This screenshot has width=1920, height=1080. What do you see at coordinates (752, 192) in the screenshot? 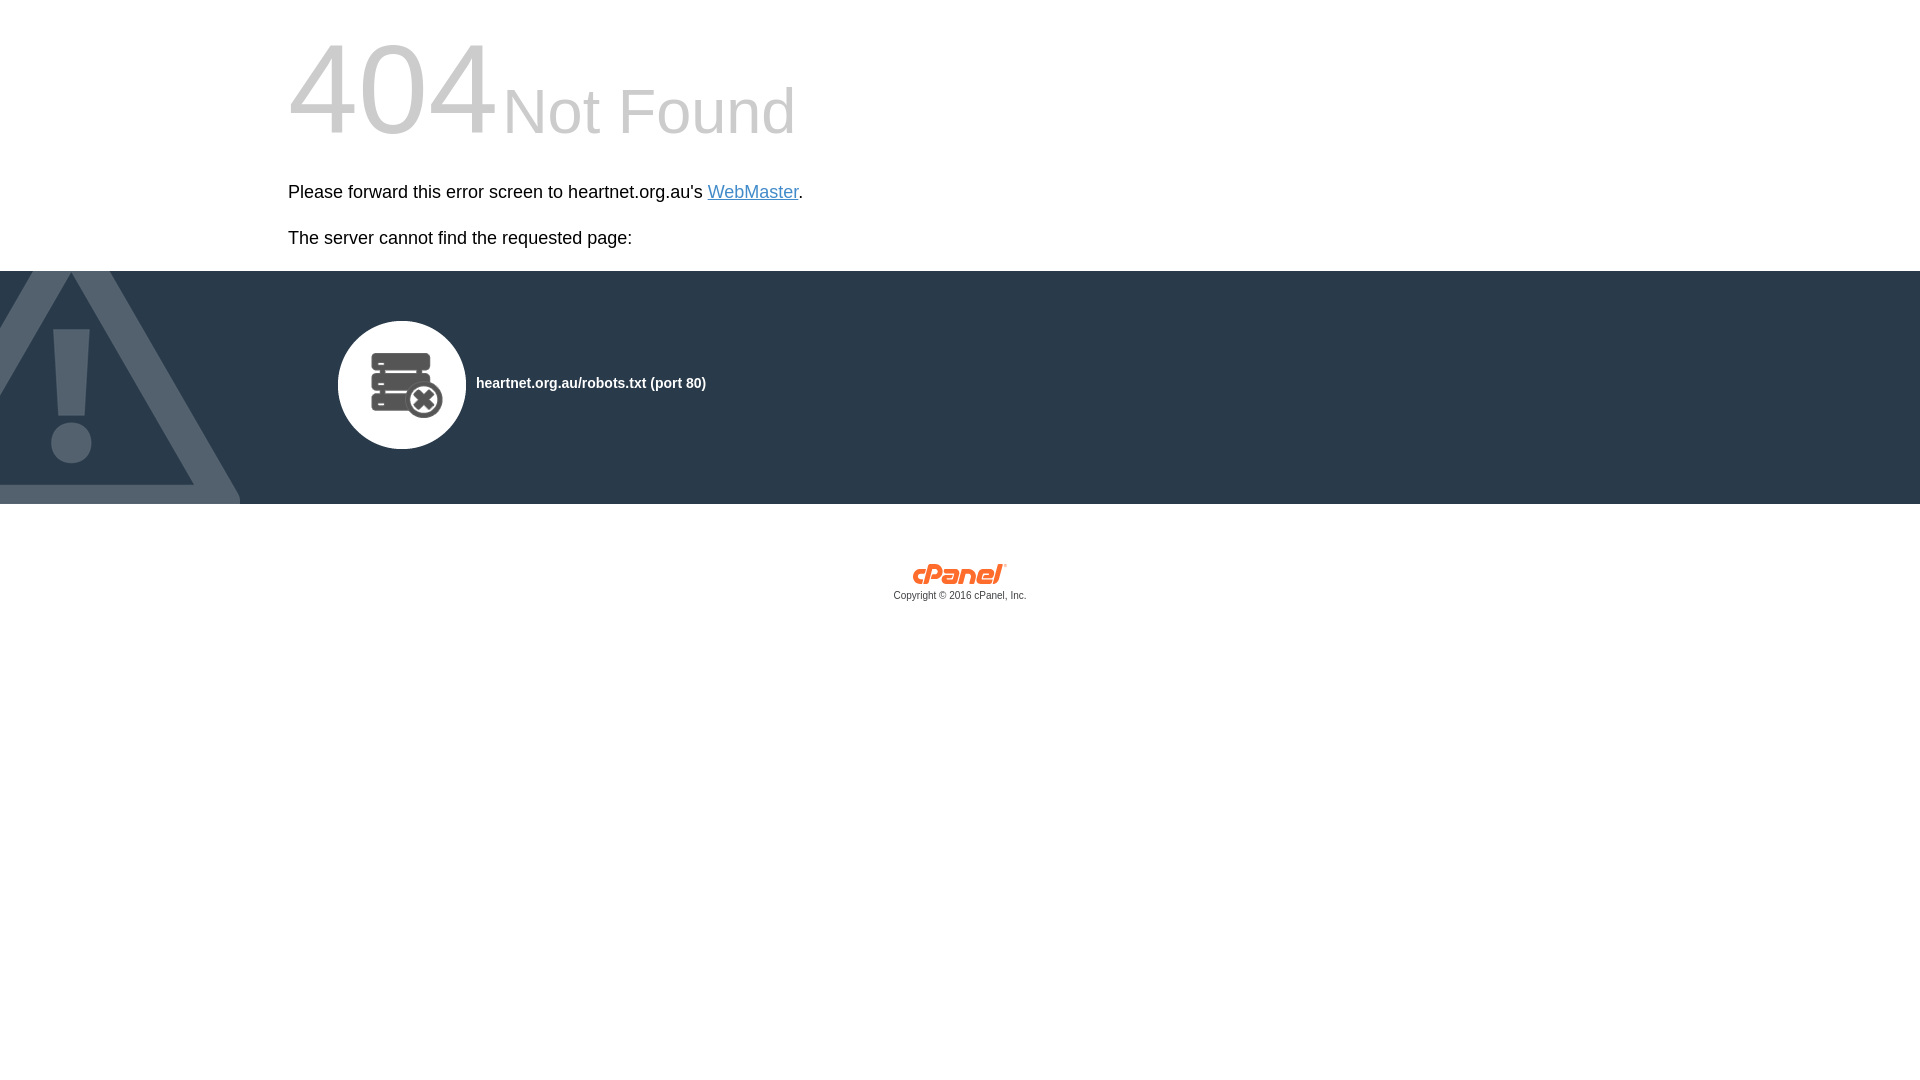
I see `'WebMaster'` at bounding box center [752, 192].